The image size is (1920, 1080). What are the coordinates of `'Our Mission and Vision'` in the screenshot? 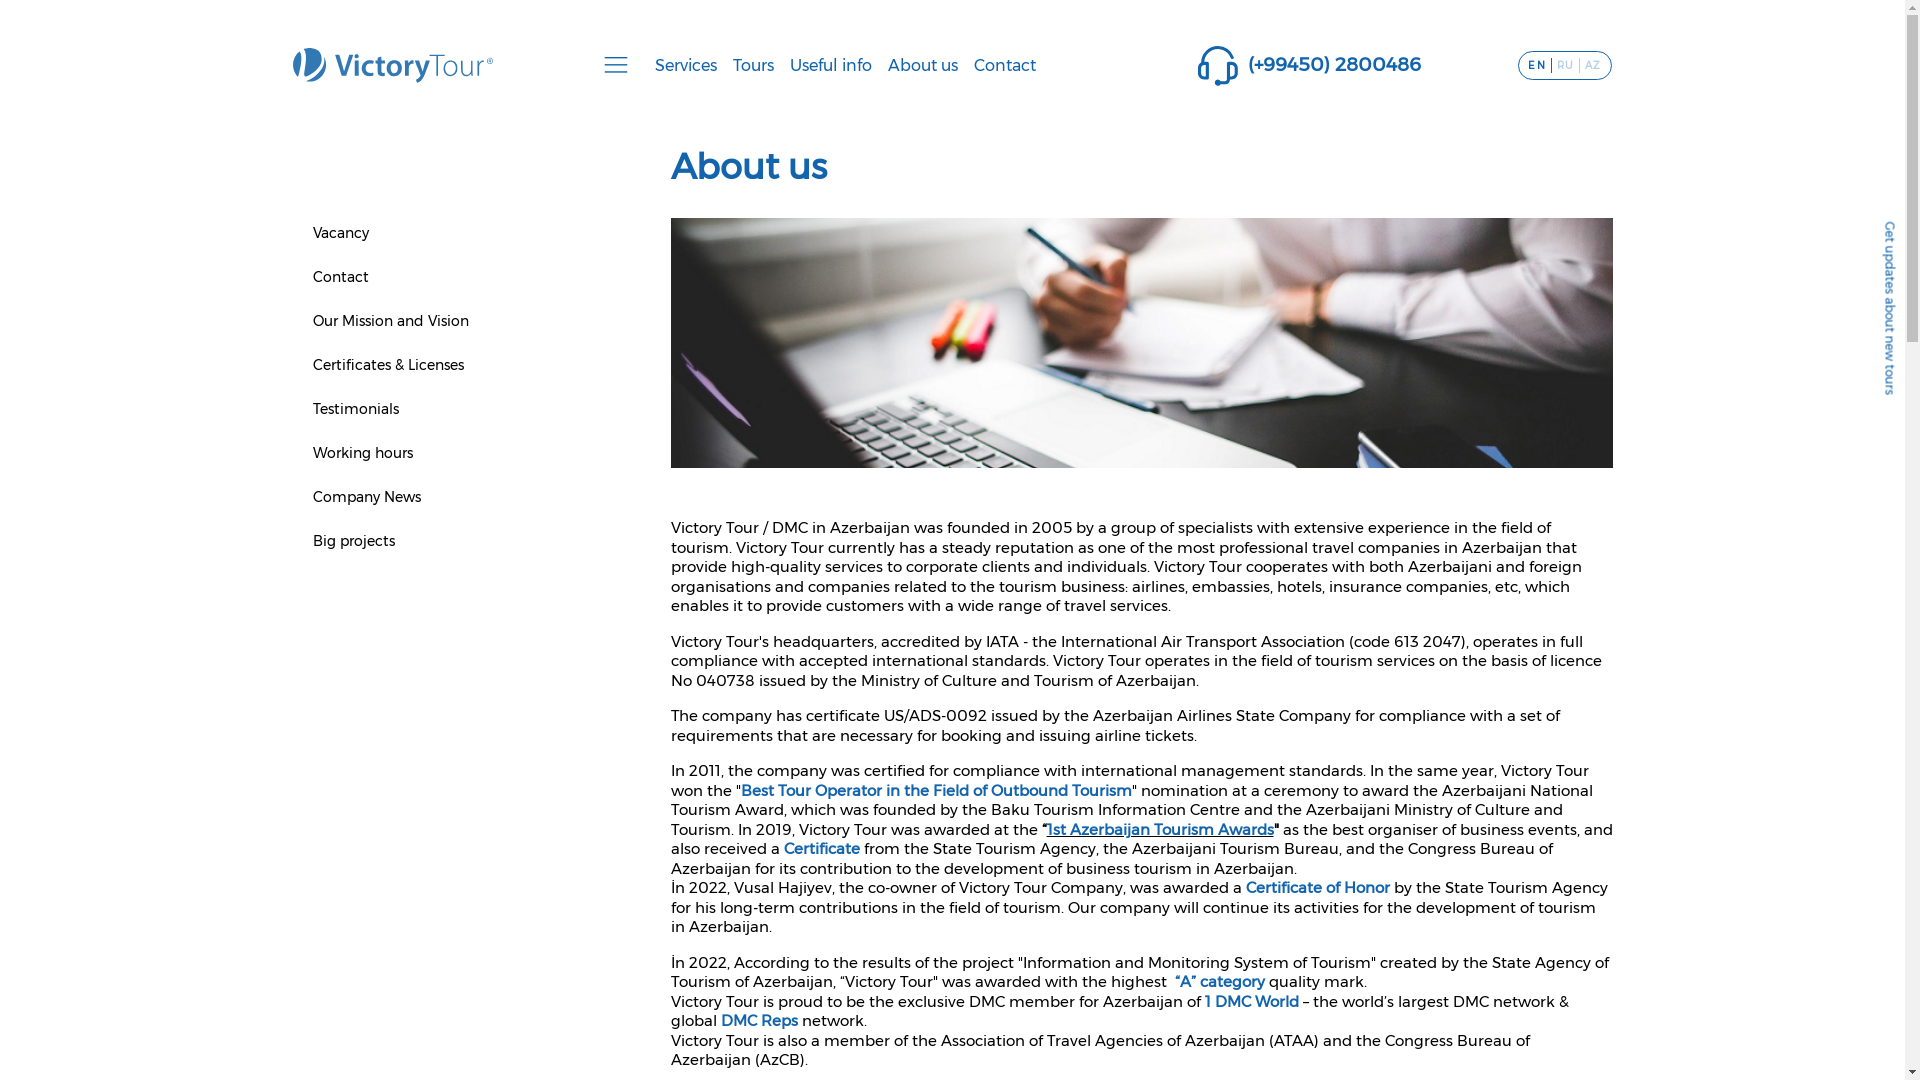 It's located at (389, 319).